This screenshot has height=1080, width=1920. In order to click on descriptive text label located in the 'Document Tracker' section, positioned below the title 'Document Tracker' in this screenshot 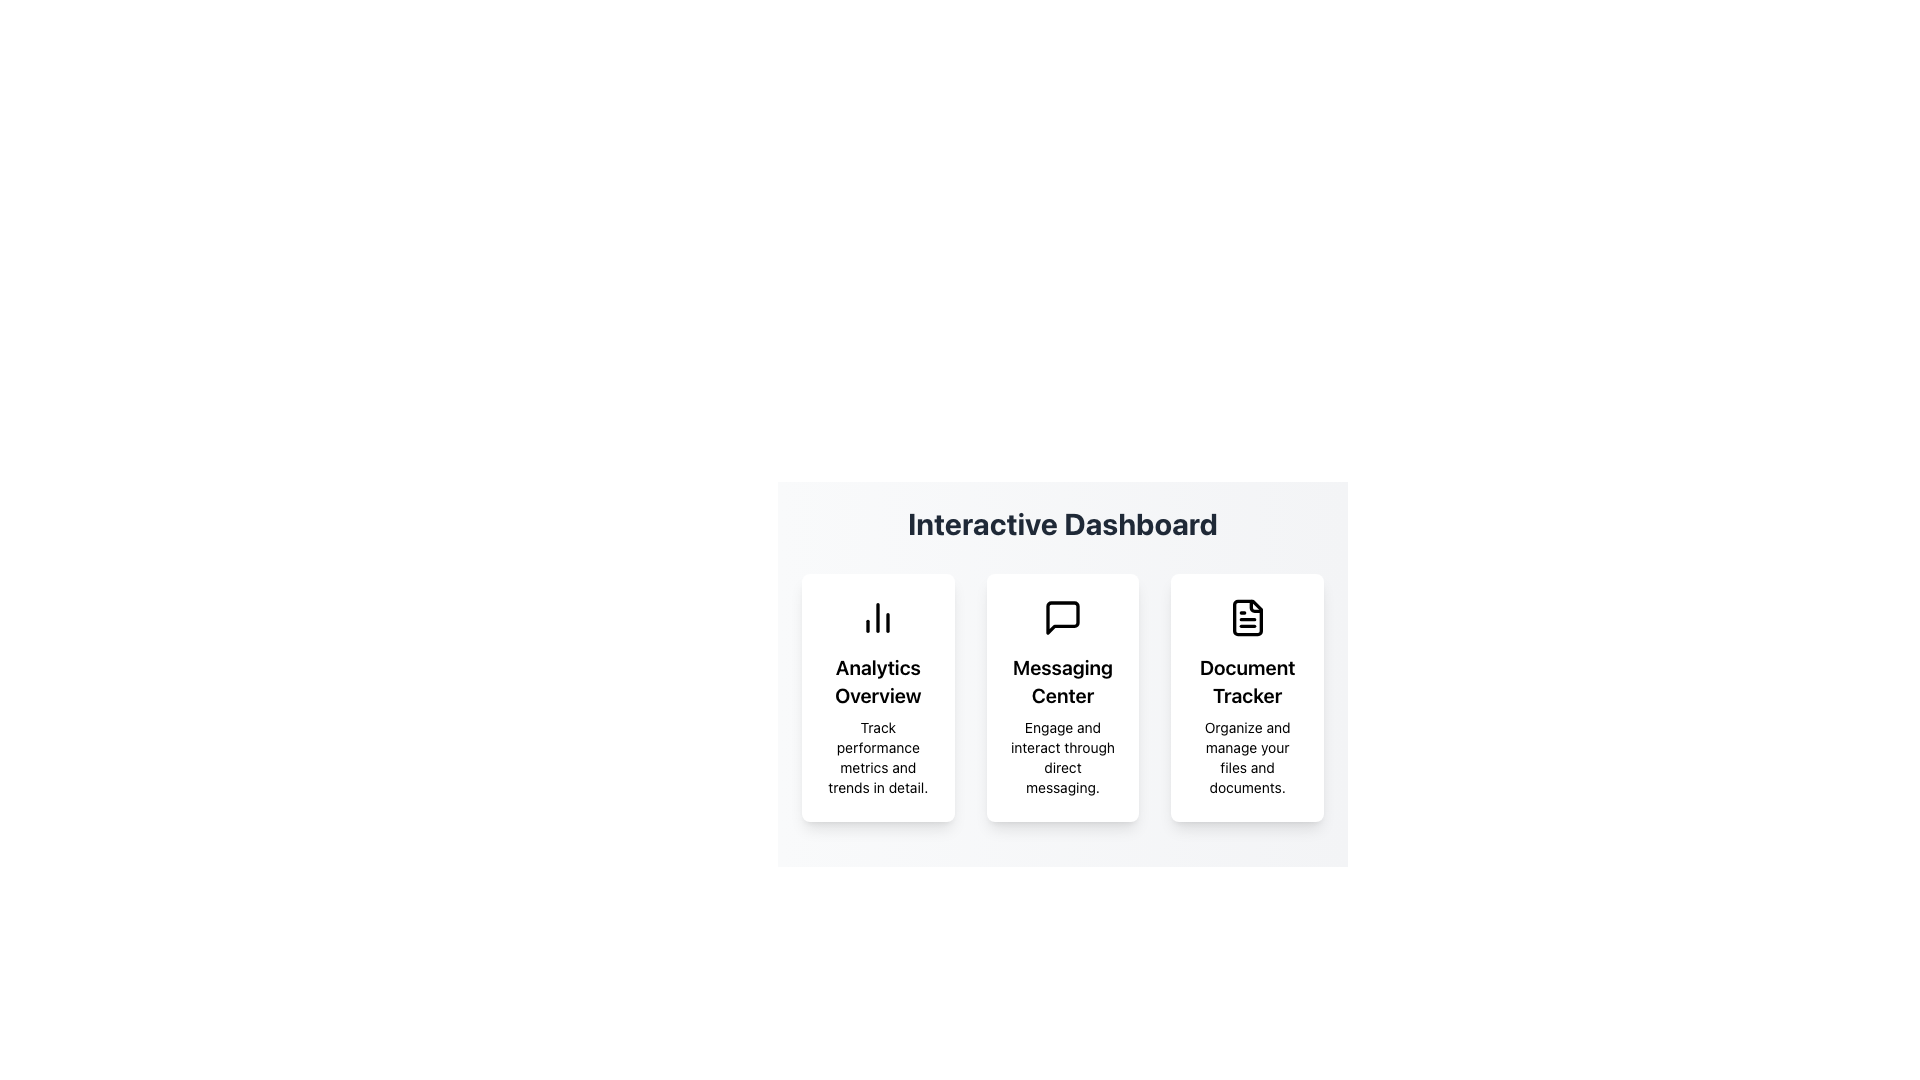, I will do `click(1246, 758)`.